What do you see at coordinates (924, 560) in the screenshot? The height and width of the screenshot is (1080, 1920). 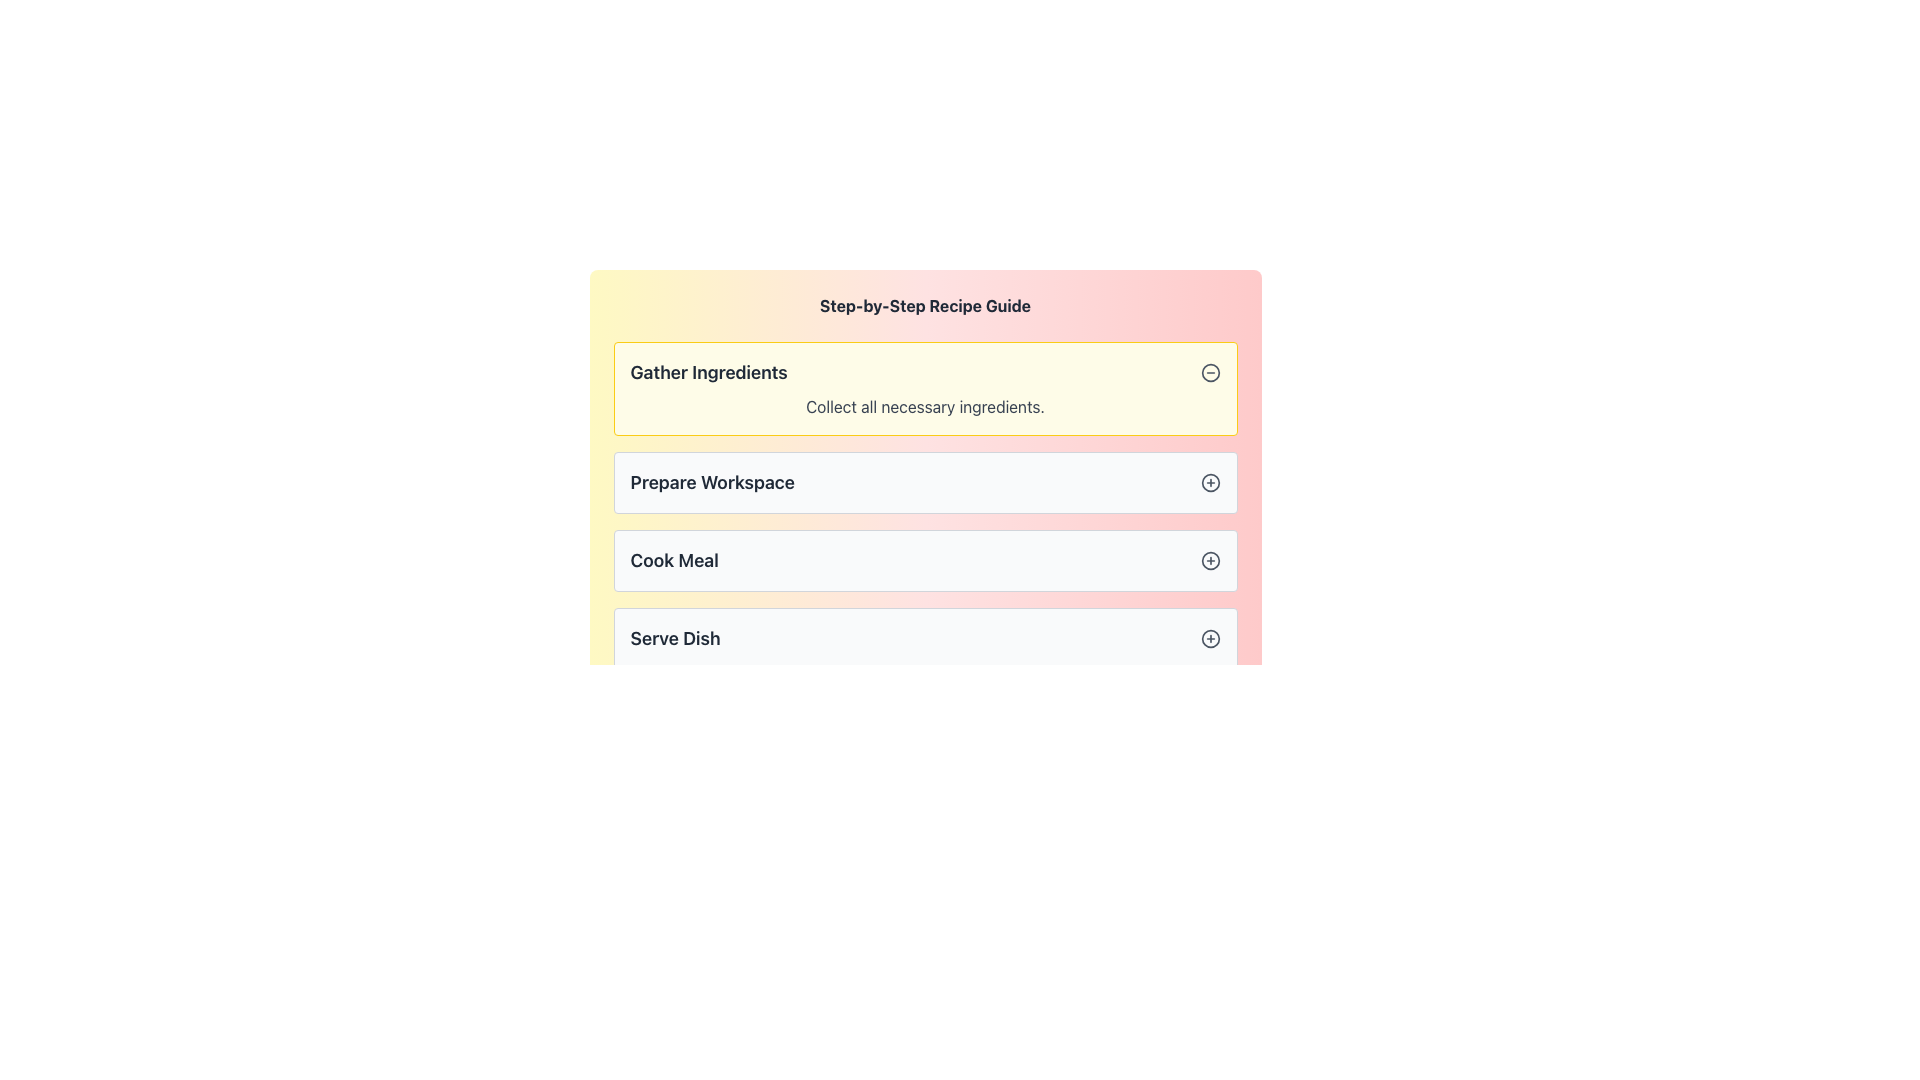 I see `the 'Cook Meal' list item in the step-by-step guide` at bounding box center [924, 560].